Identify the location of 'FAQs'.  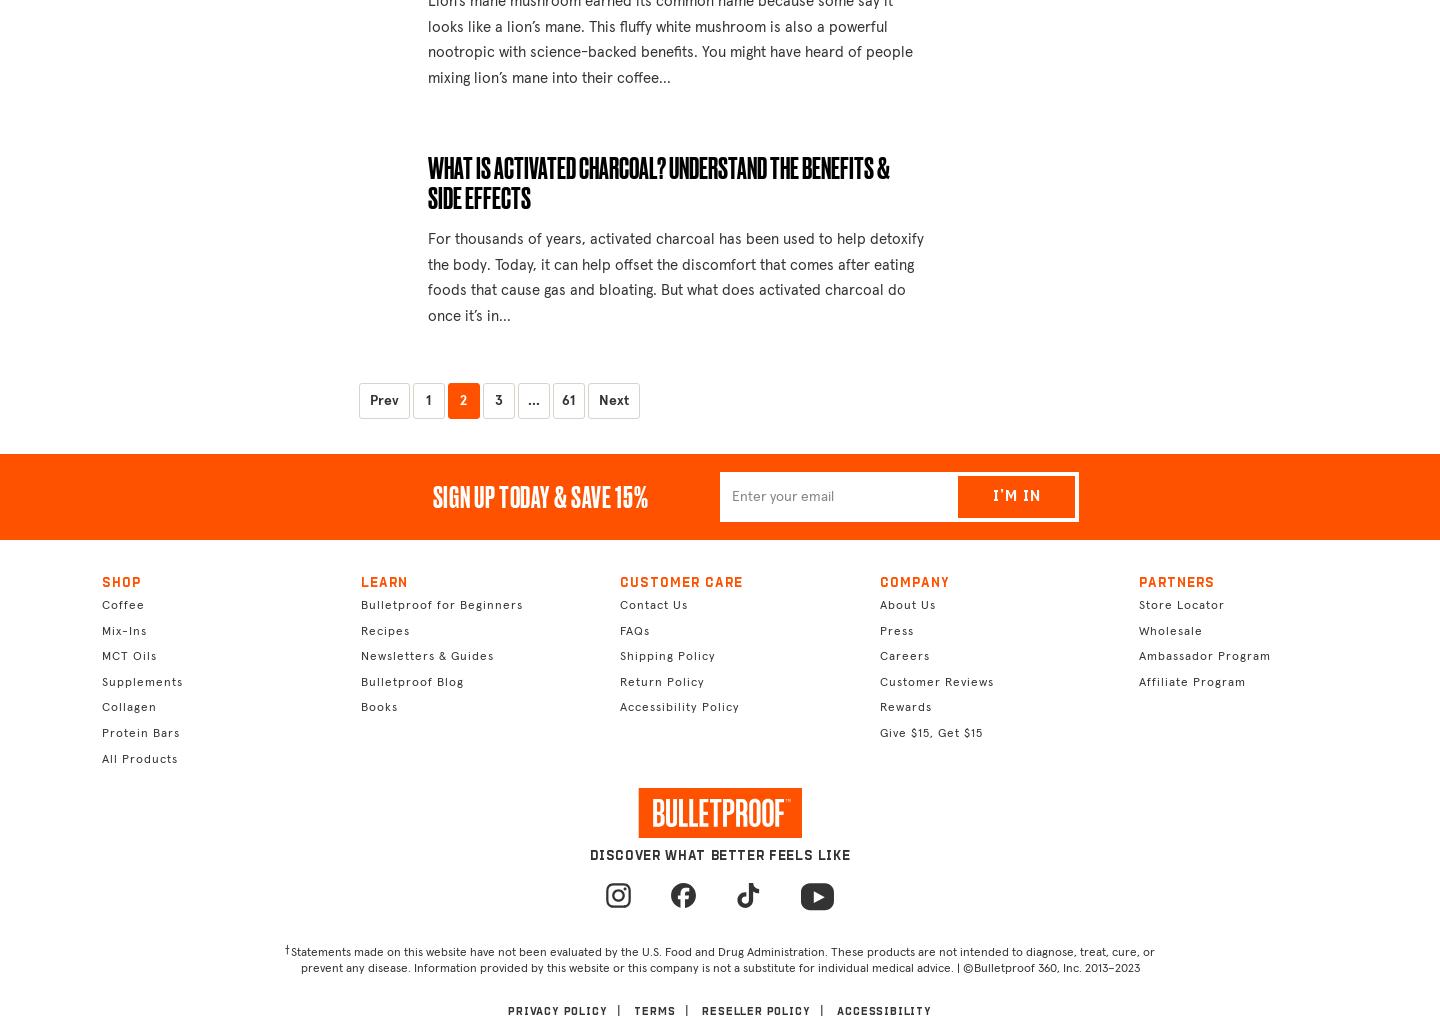
(634, 629).